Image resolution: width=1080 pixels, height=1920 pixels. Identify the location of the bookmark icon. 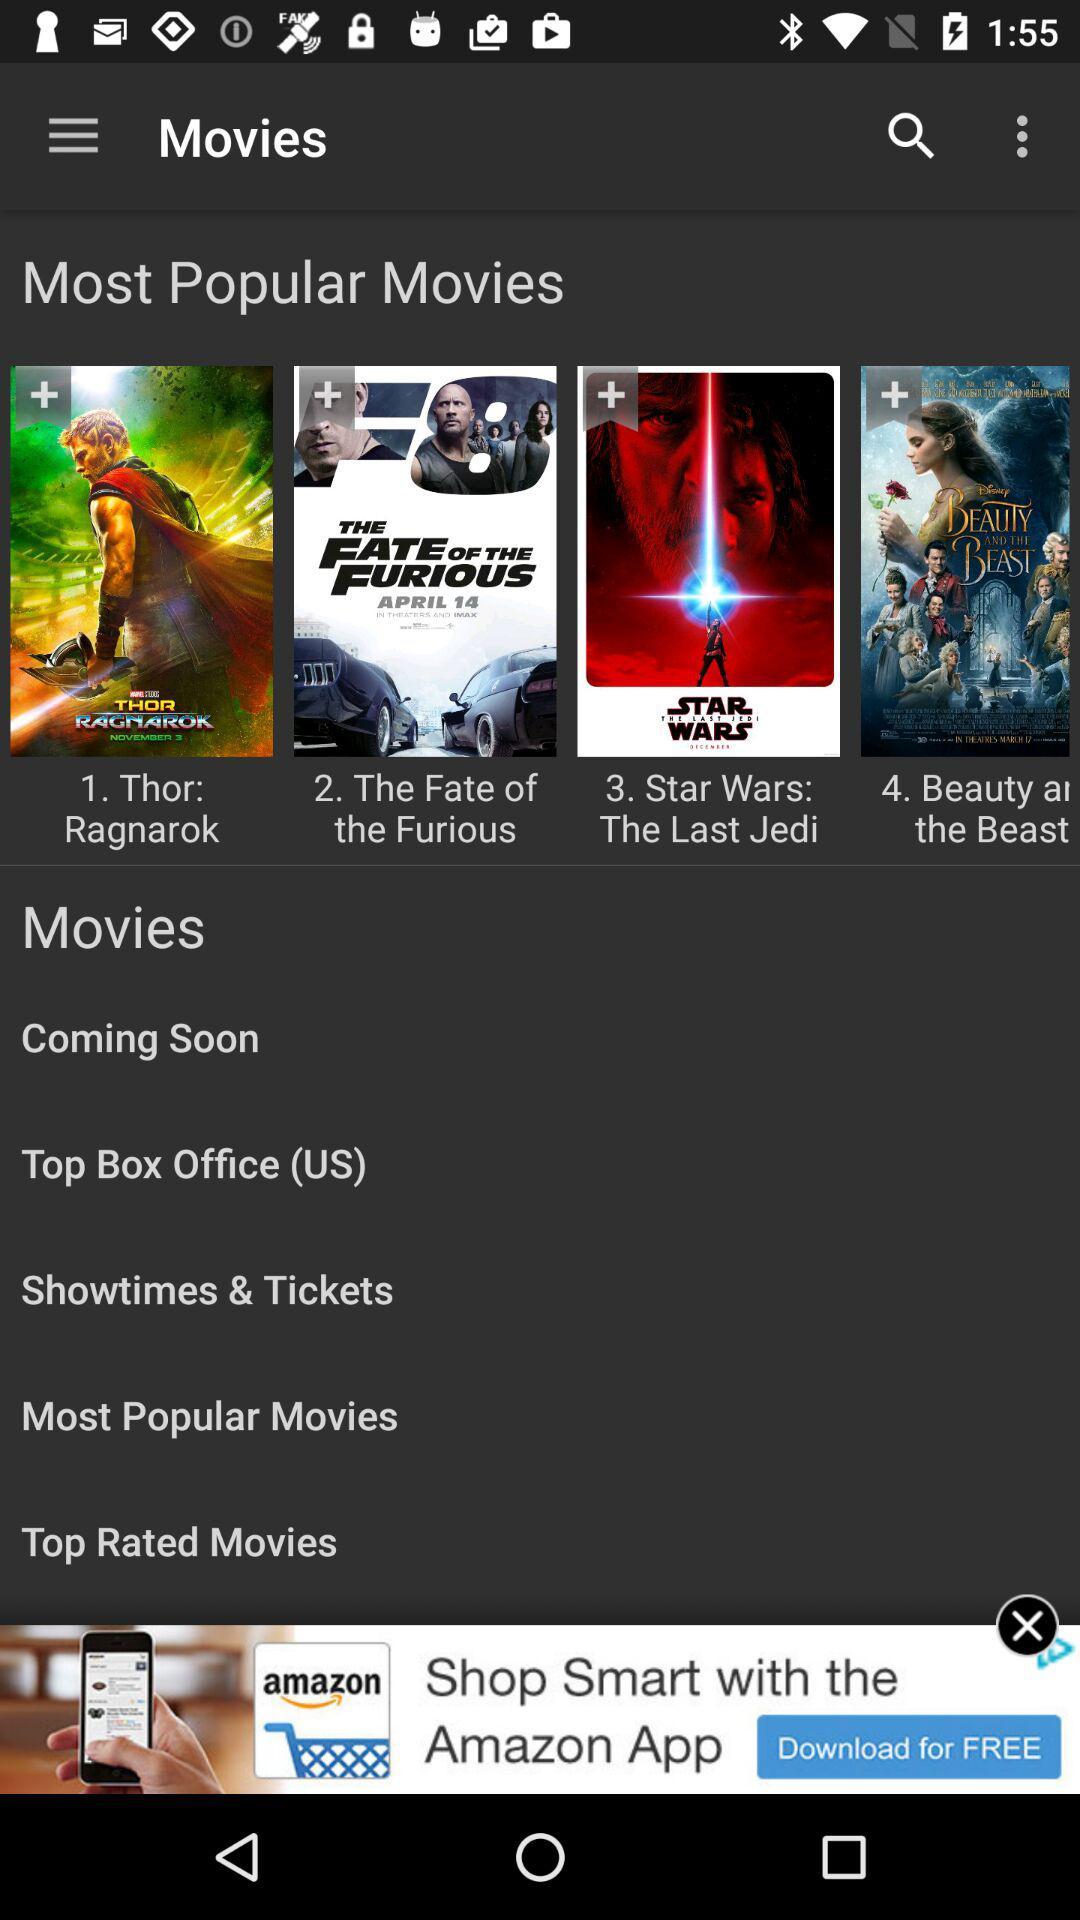
(61, 417).